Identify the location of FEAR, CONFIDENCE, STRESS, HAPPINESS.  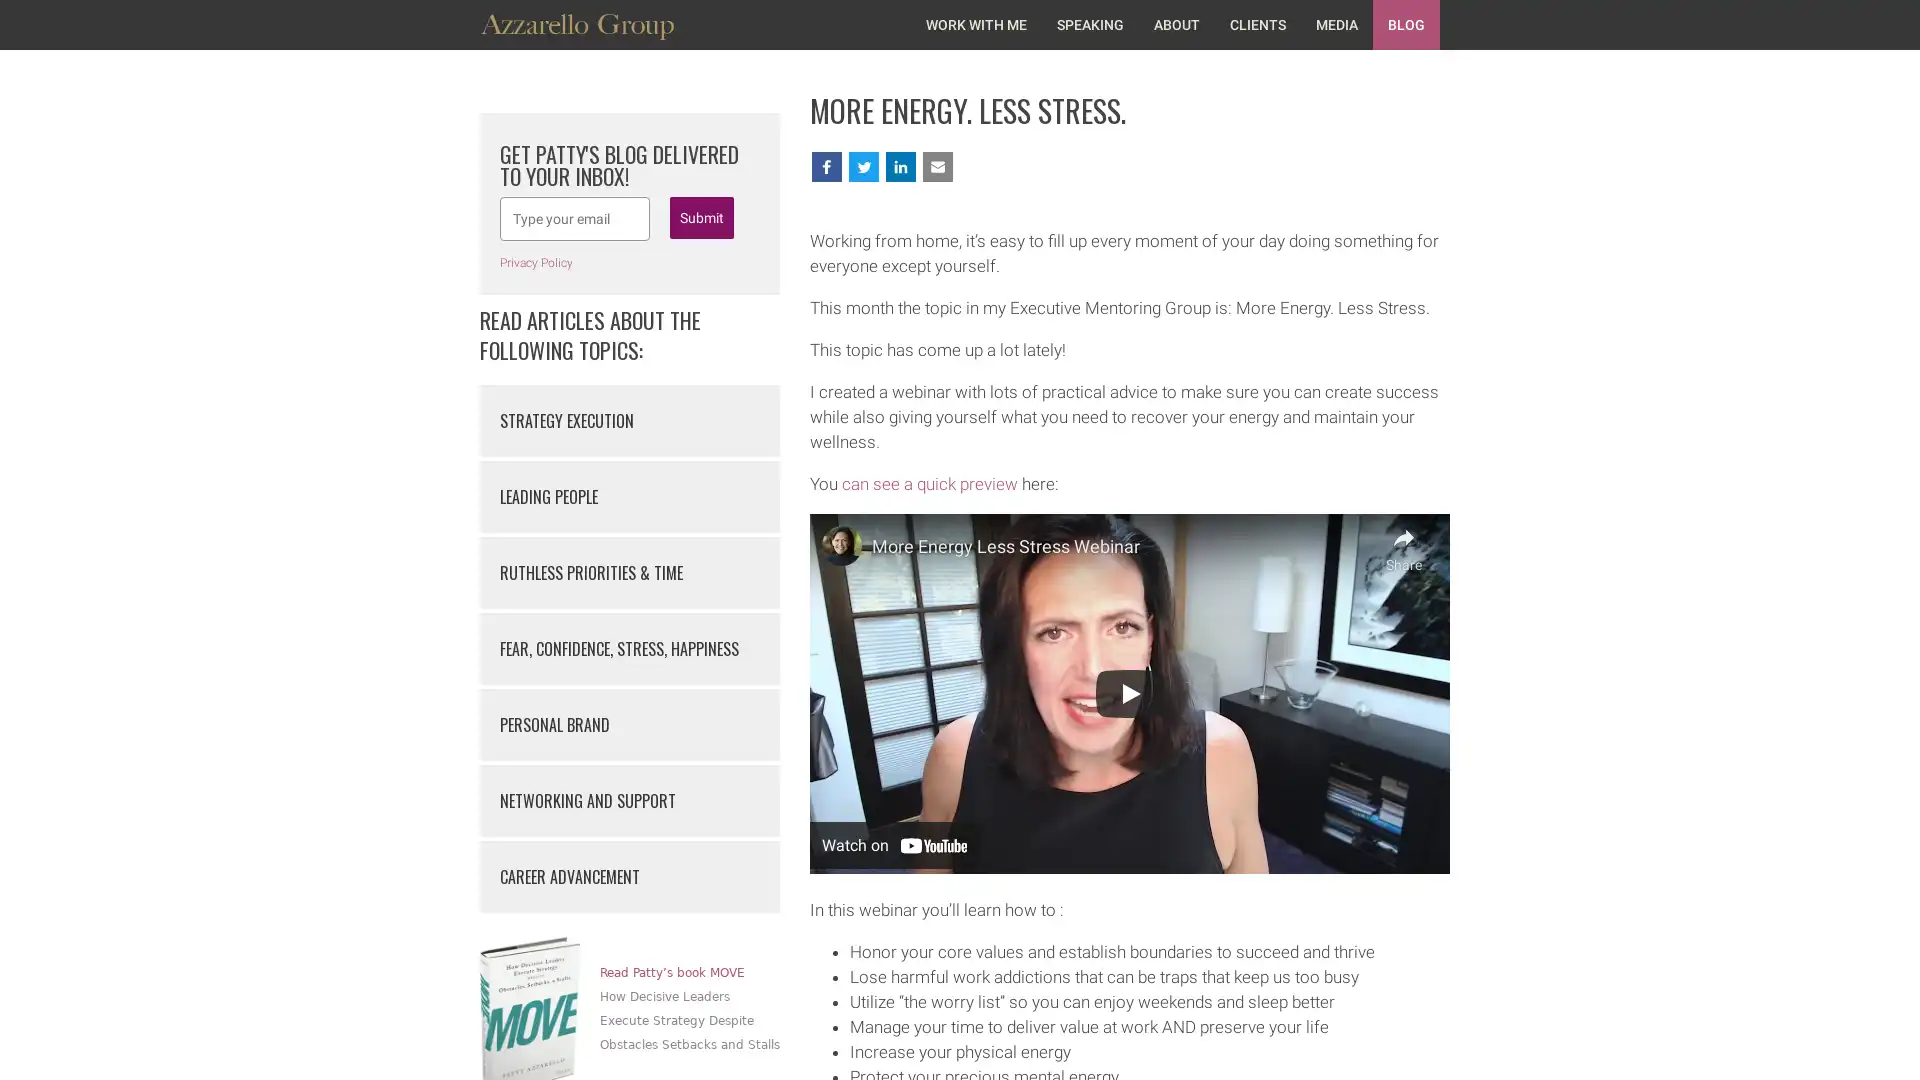
(628, 648).